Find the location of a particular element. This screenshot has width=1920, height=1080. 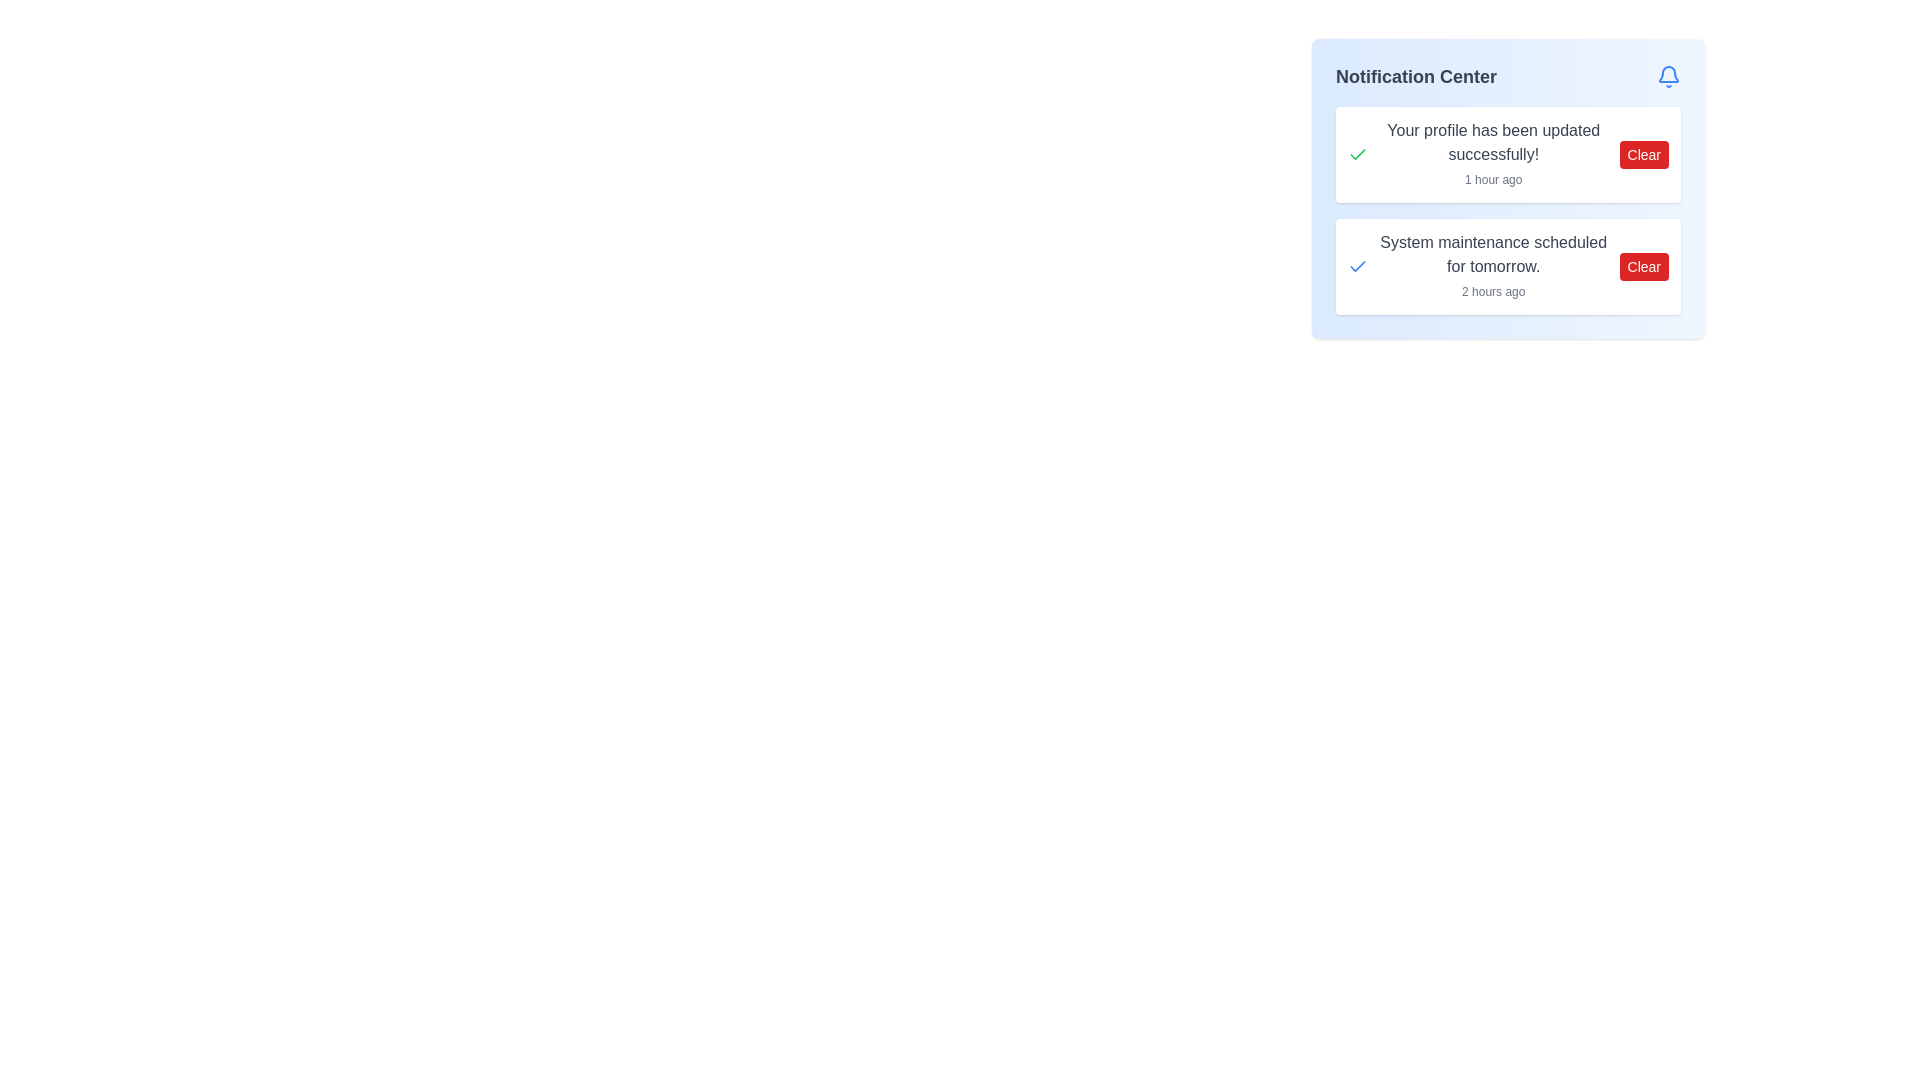

the notification bell icon located in the top-right corner of the 'Notification Center' is located at coordinates (1669, 76).